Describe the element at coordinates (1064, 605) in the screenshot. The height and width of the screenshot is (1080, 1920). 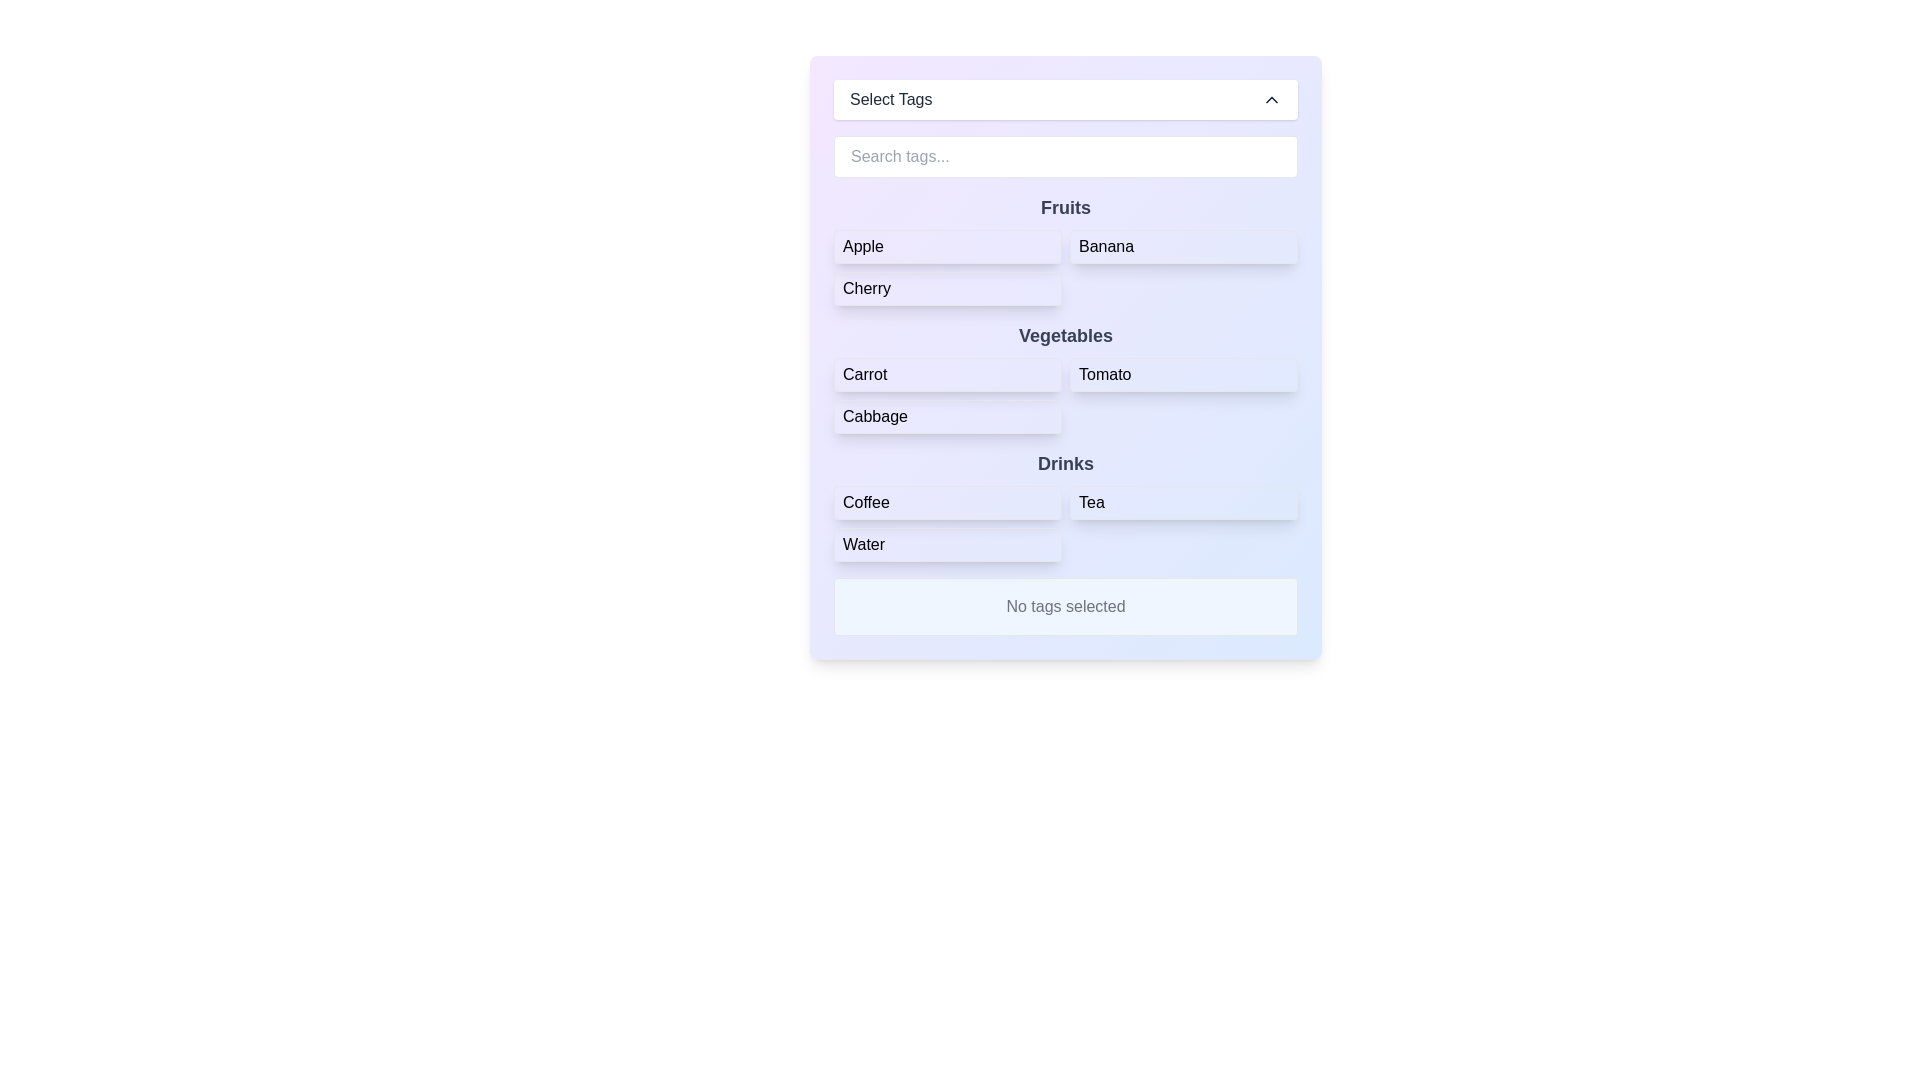
I see `the informative text label indicating that no tags have been selected, located at the bottom of the UI card for categories like 'Fruits', 'Vegetables', and 'Drinks'` at that location.